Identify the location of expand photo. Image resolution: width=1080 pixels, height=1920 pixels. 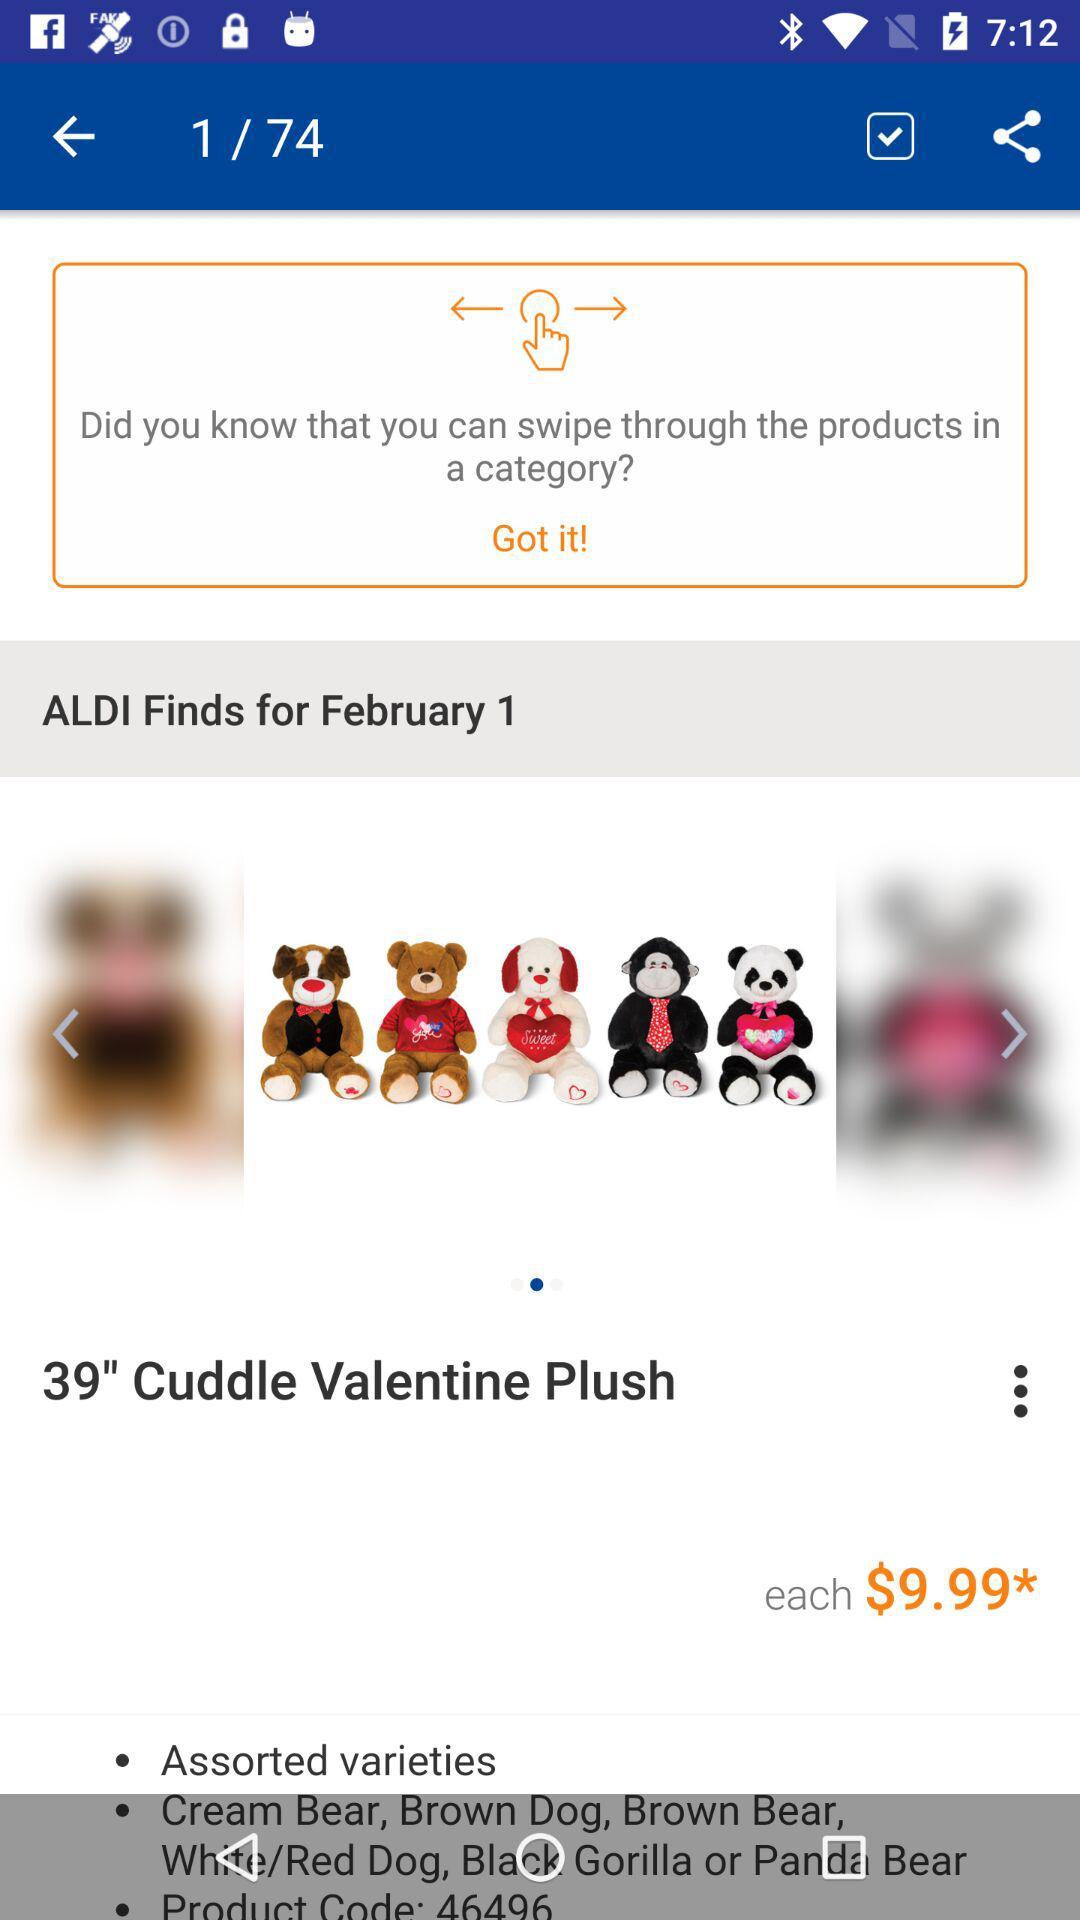
(540, 1017).